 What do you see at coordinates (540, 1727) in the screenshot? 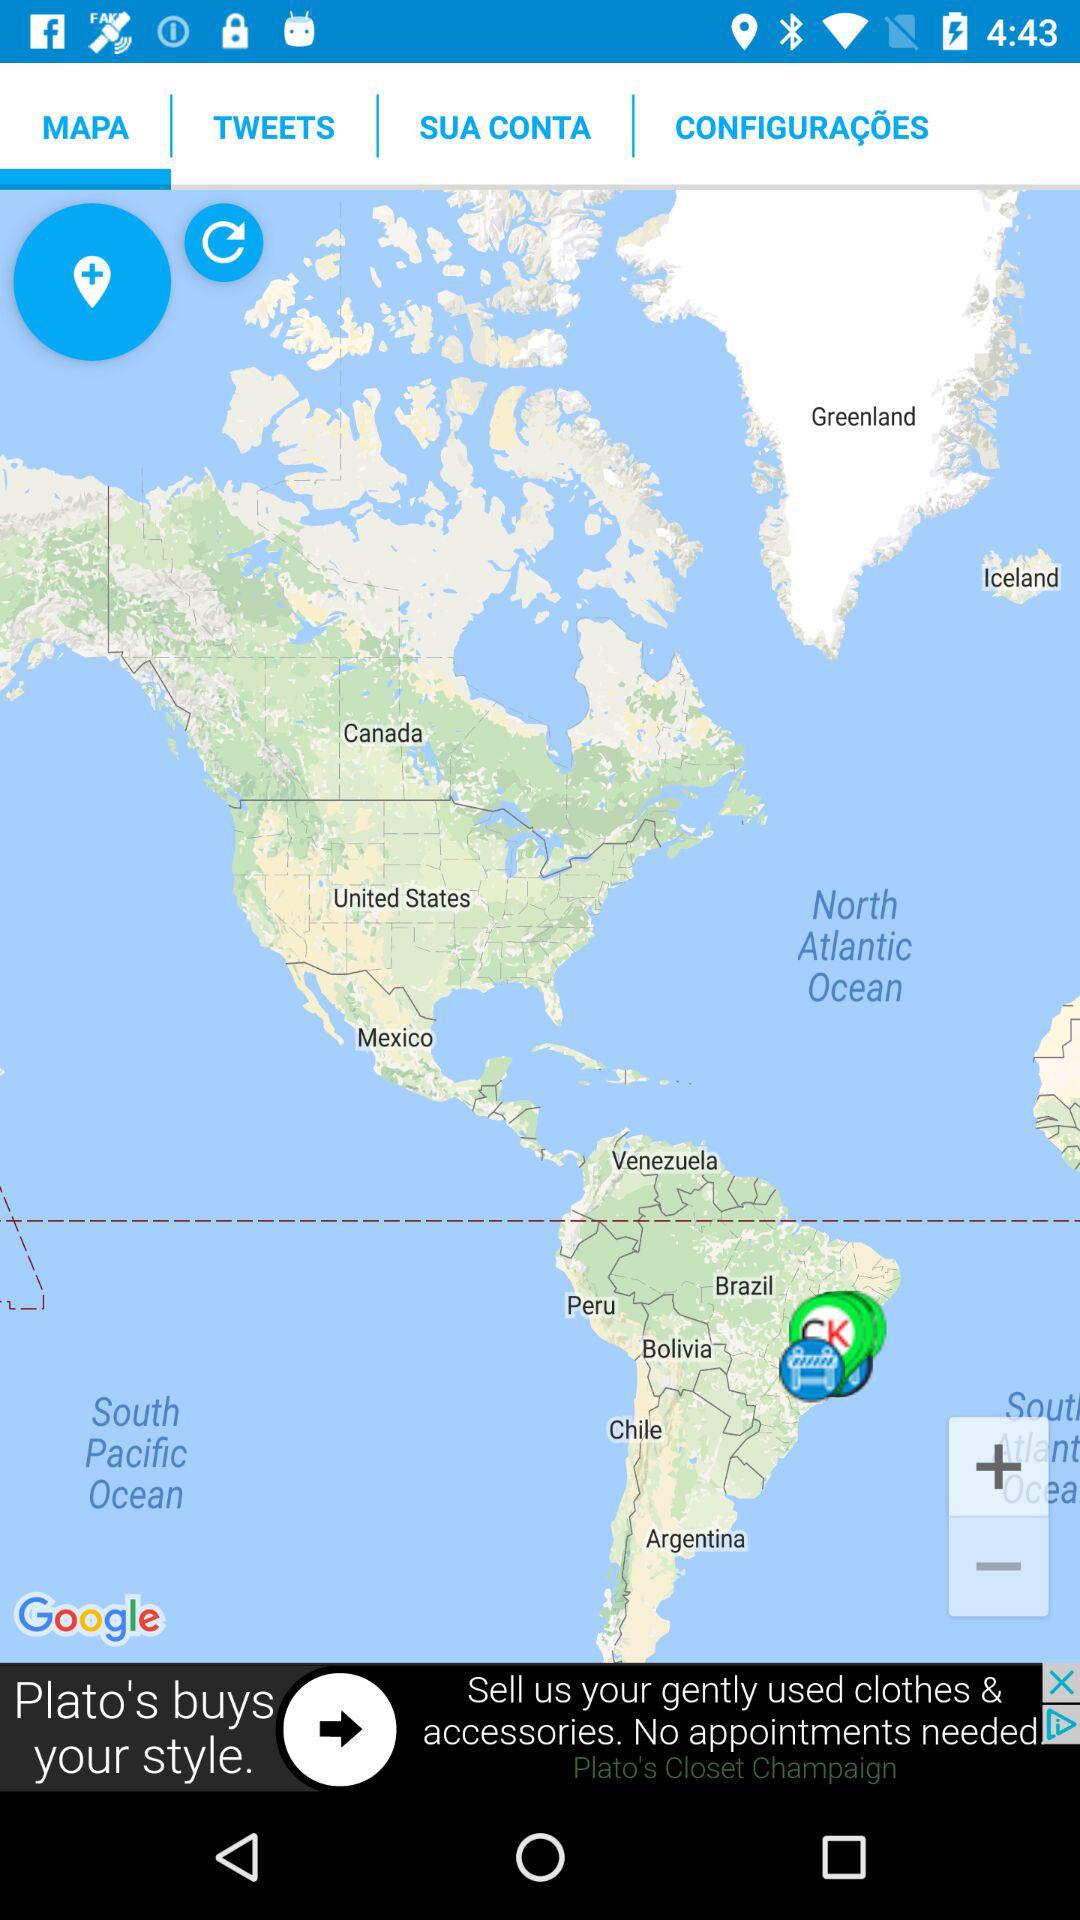
I see `visit plato 's closte website` at bounding box center [540, 1727].